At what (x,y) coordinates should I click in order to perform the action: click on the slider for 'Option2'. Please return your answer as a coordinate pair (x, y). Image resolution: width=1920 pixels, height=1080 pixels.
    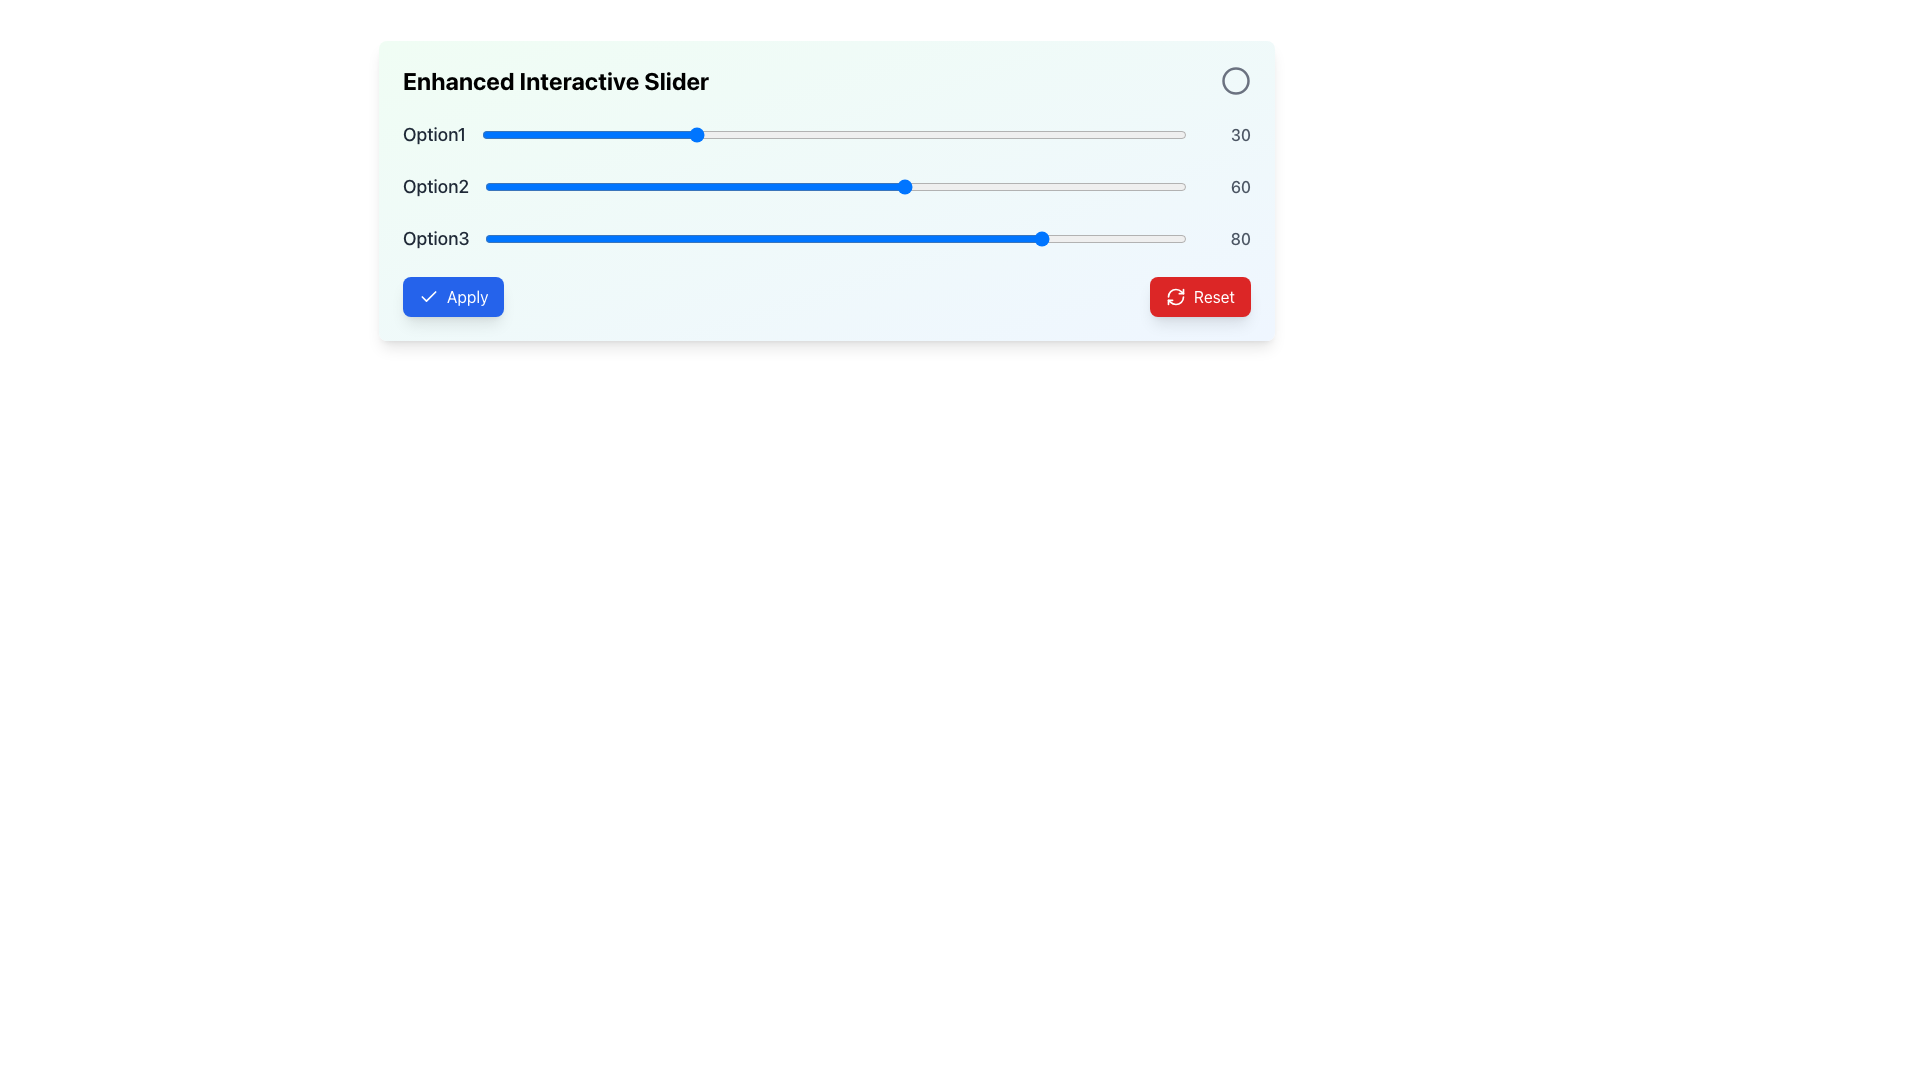
    Looking at the image, I should click on (1052, 186).